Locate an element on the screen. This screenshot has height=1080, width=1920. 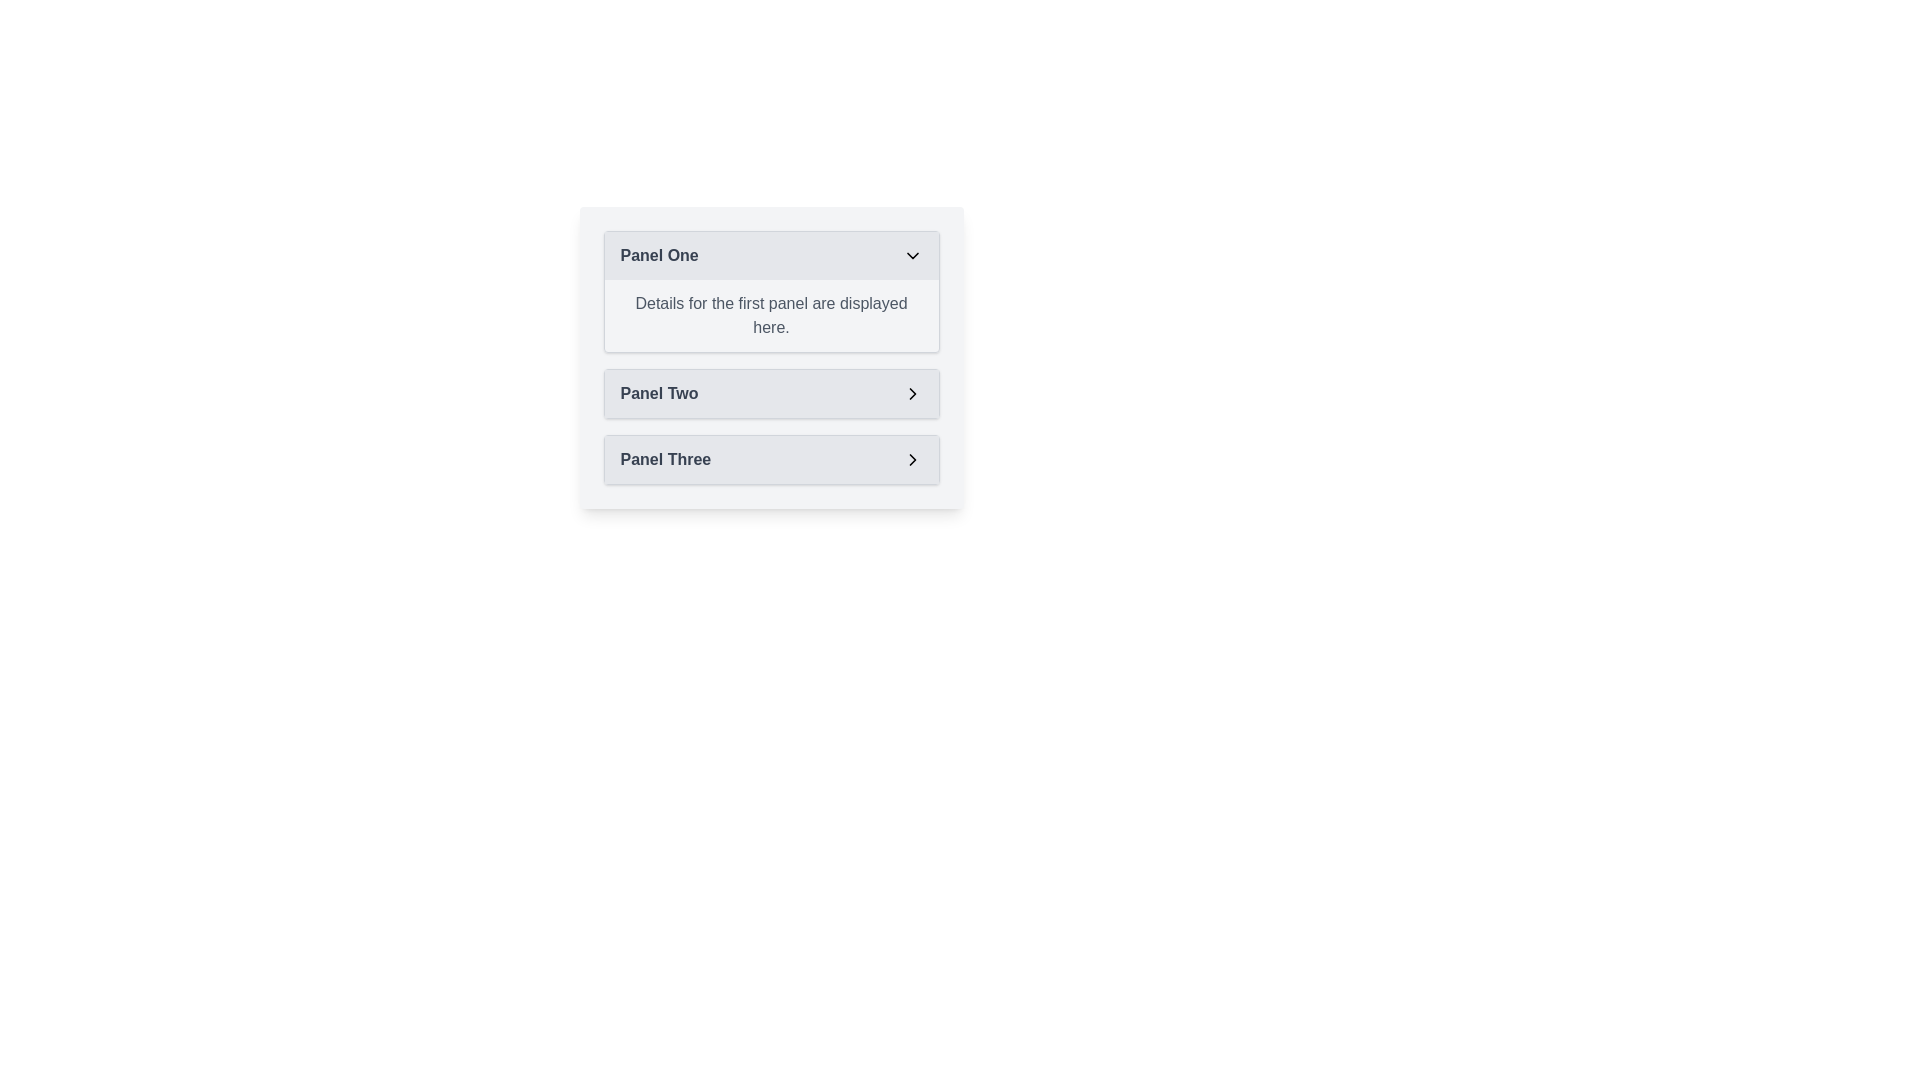
the rightward-pointing chevron icon located within the 'Panel Two' item of the panel list is located at coordinates (911, 393).